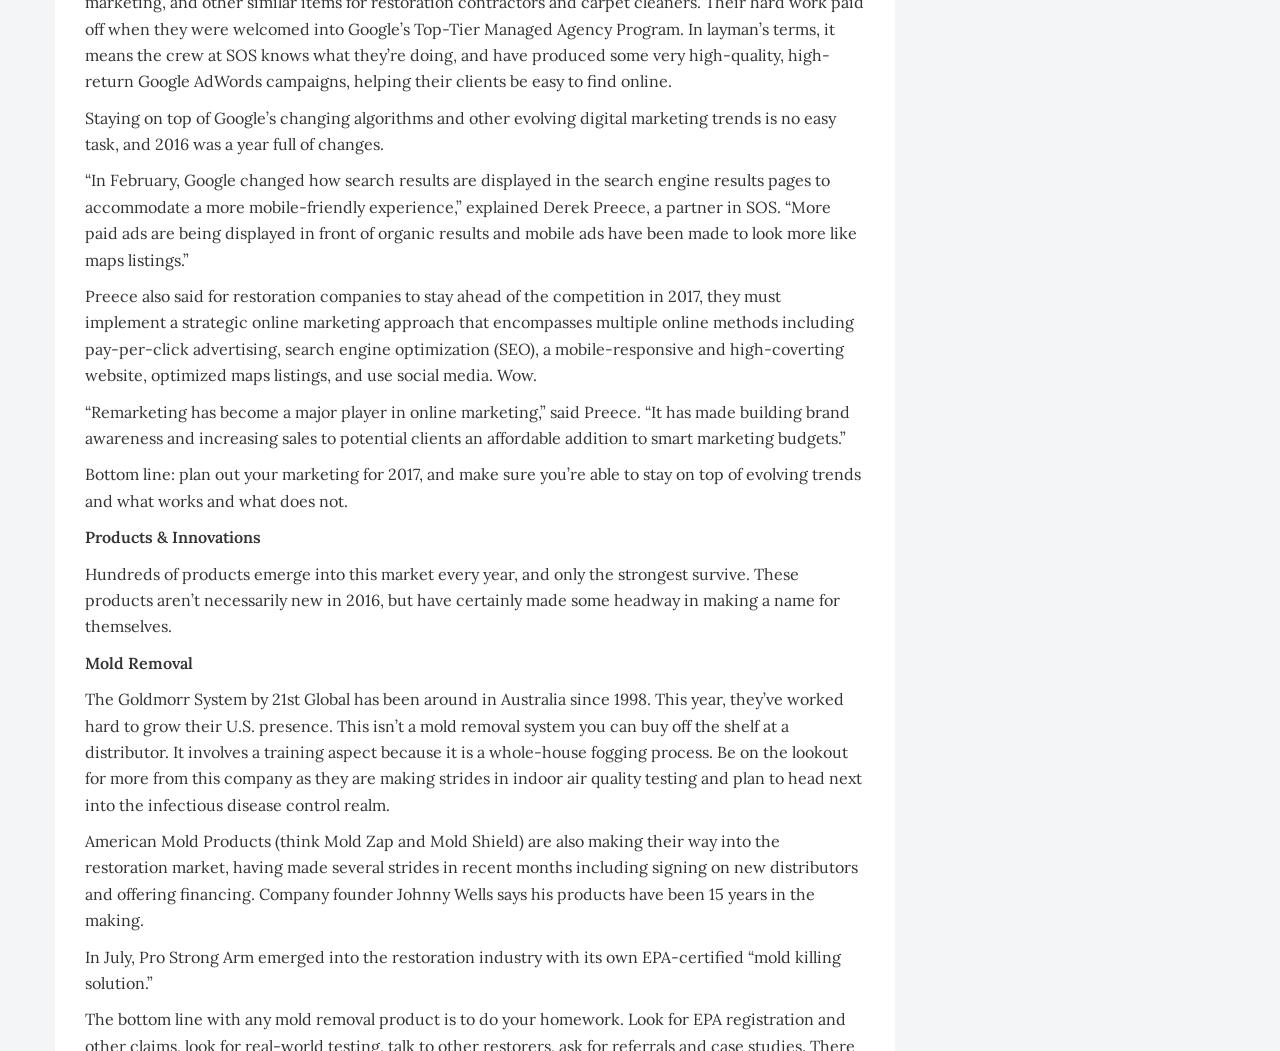 The height and width of the screenshot is (1051, 1280). I want to click on '“In February, Google changed how search results are displayed in the search engine results pages to accommodate a more mobile-friendly experience,” explained Derek Preece, a partner in SOS. “More paid ads are being displayed in front of organic results and mobile ads have been made to look more like maps listings.”', so click(470, 218).